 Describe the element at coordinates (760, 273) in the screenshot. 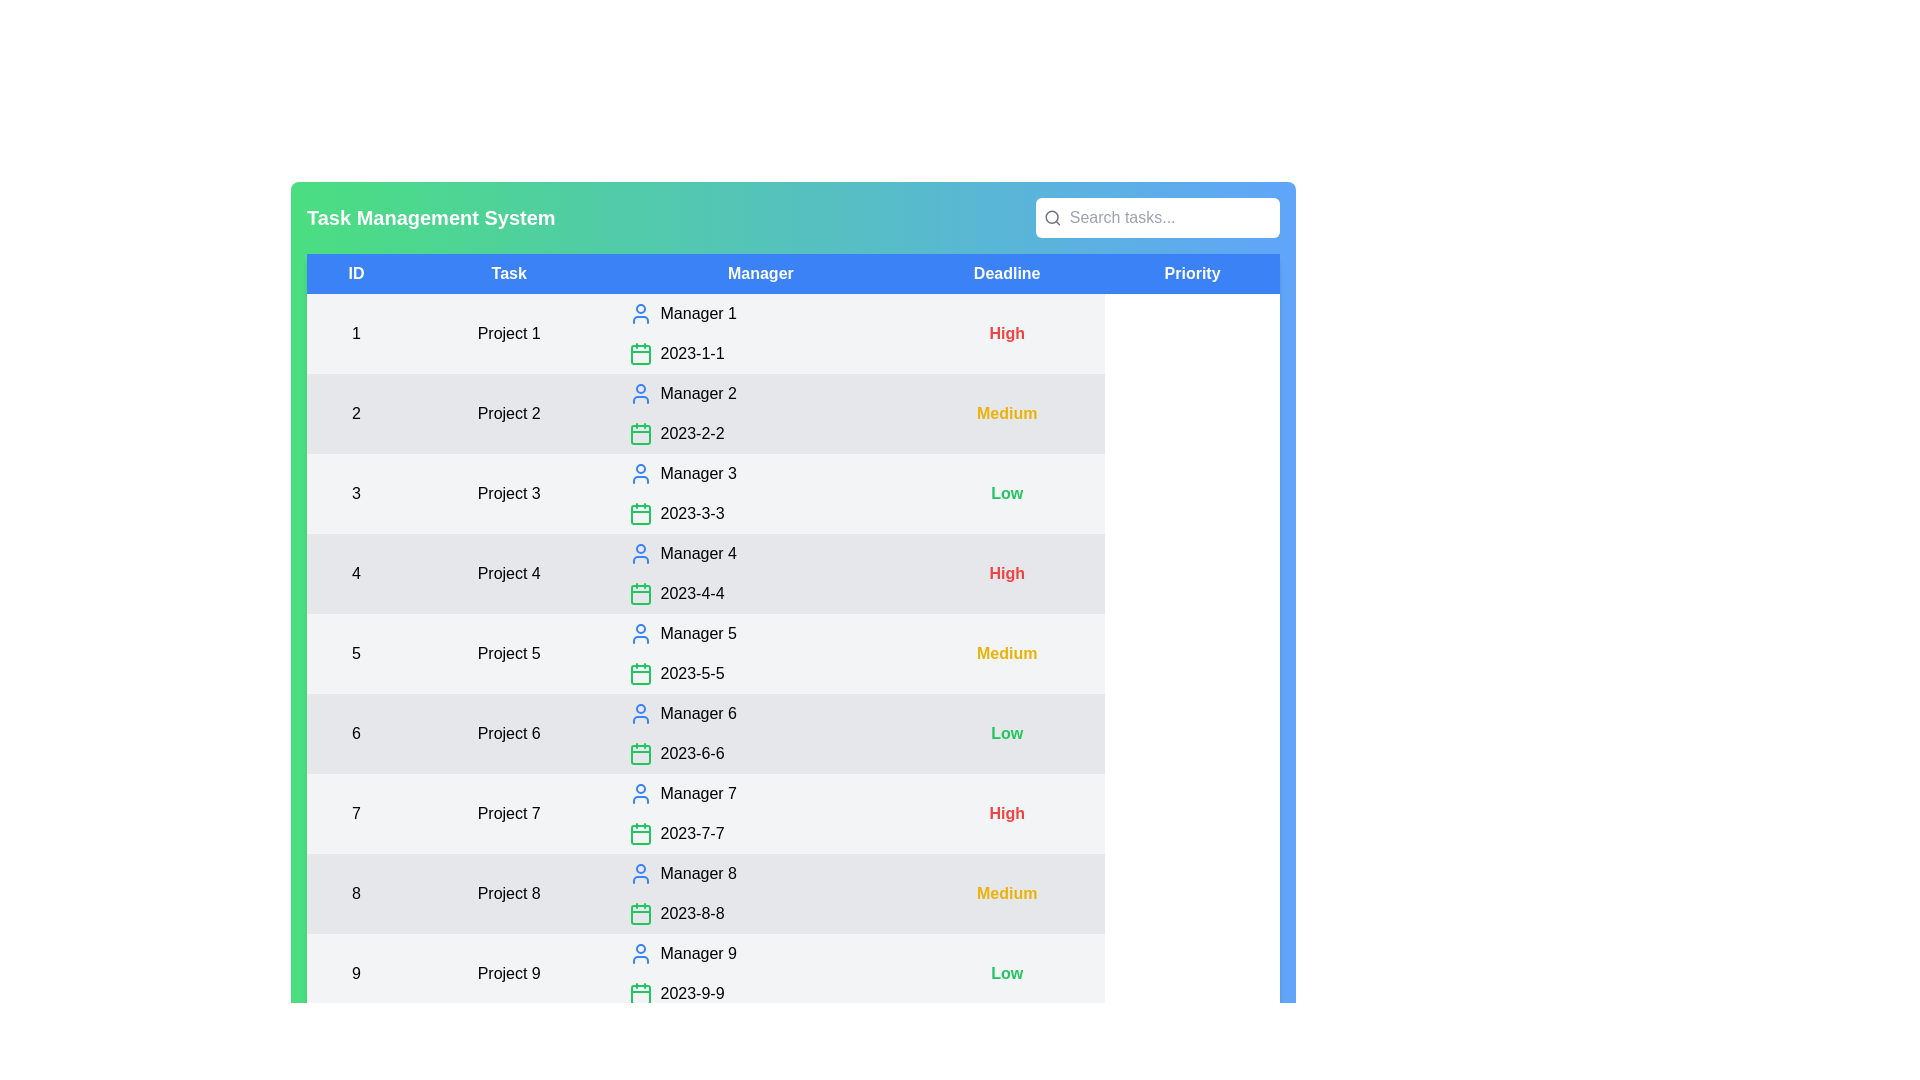

I see `the column header Manager to sort or filter the tasks` at that location.